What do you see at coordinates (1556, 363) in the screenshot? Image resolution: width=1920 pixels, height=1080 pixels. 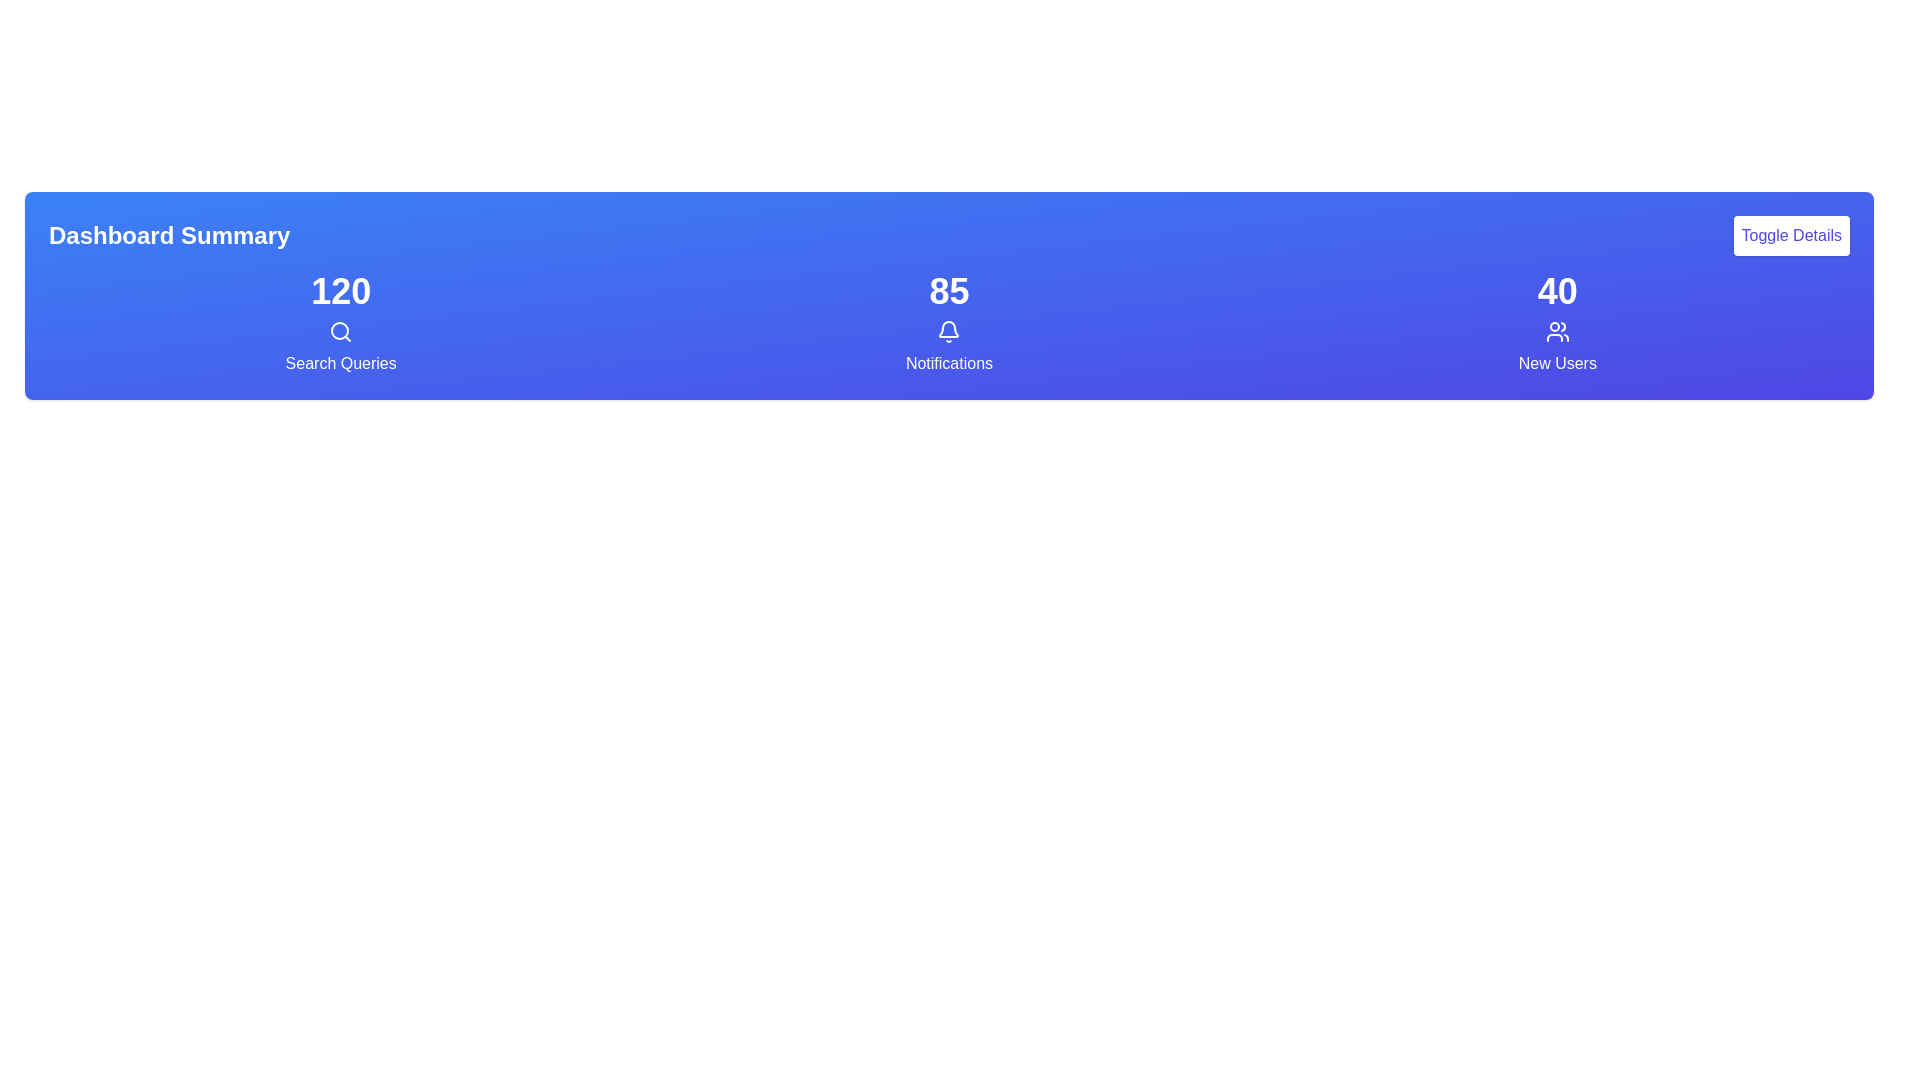 I see `the static text label indicating 'New Users' located centrally within the summary card on the right side of the dashboard, below the number '40'` at bounding box center [1556, 363].